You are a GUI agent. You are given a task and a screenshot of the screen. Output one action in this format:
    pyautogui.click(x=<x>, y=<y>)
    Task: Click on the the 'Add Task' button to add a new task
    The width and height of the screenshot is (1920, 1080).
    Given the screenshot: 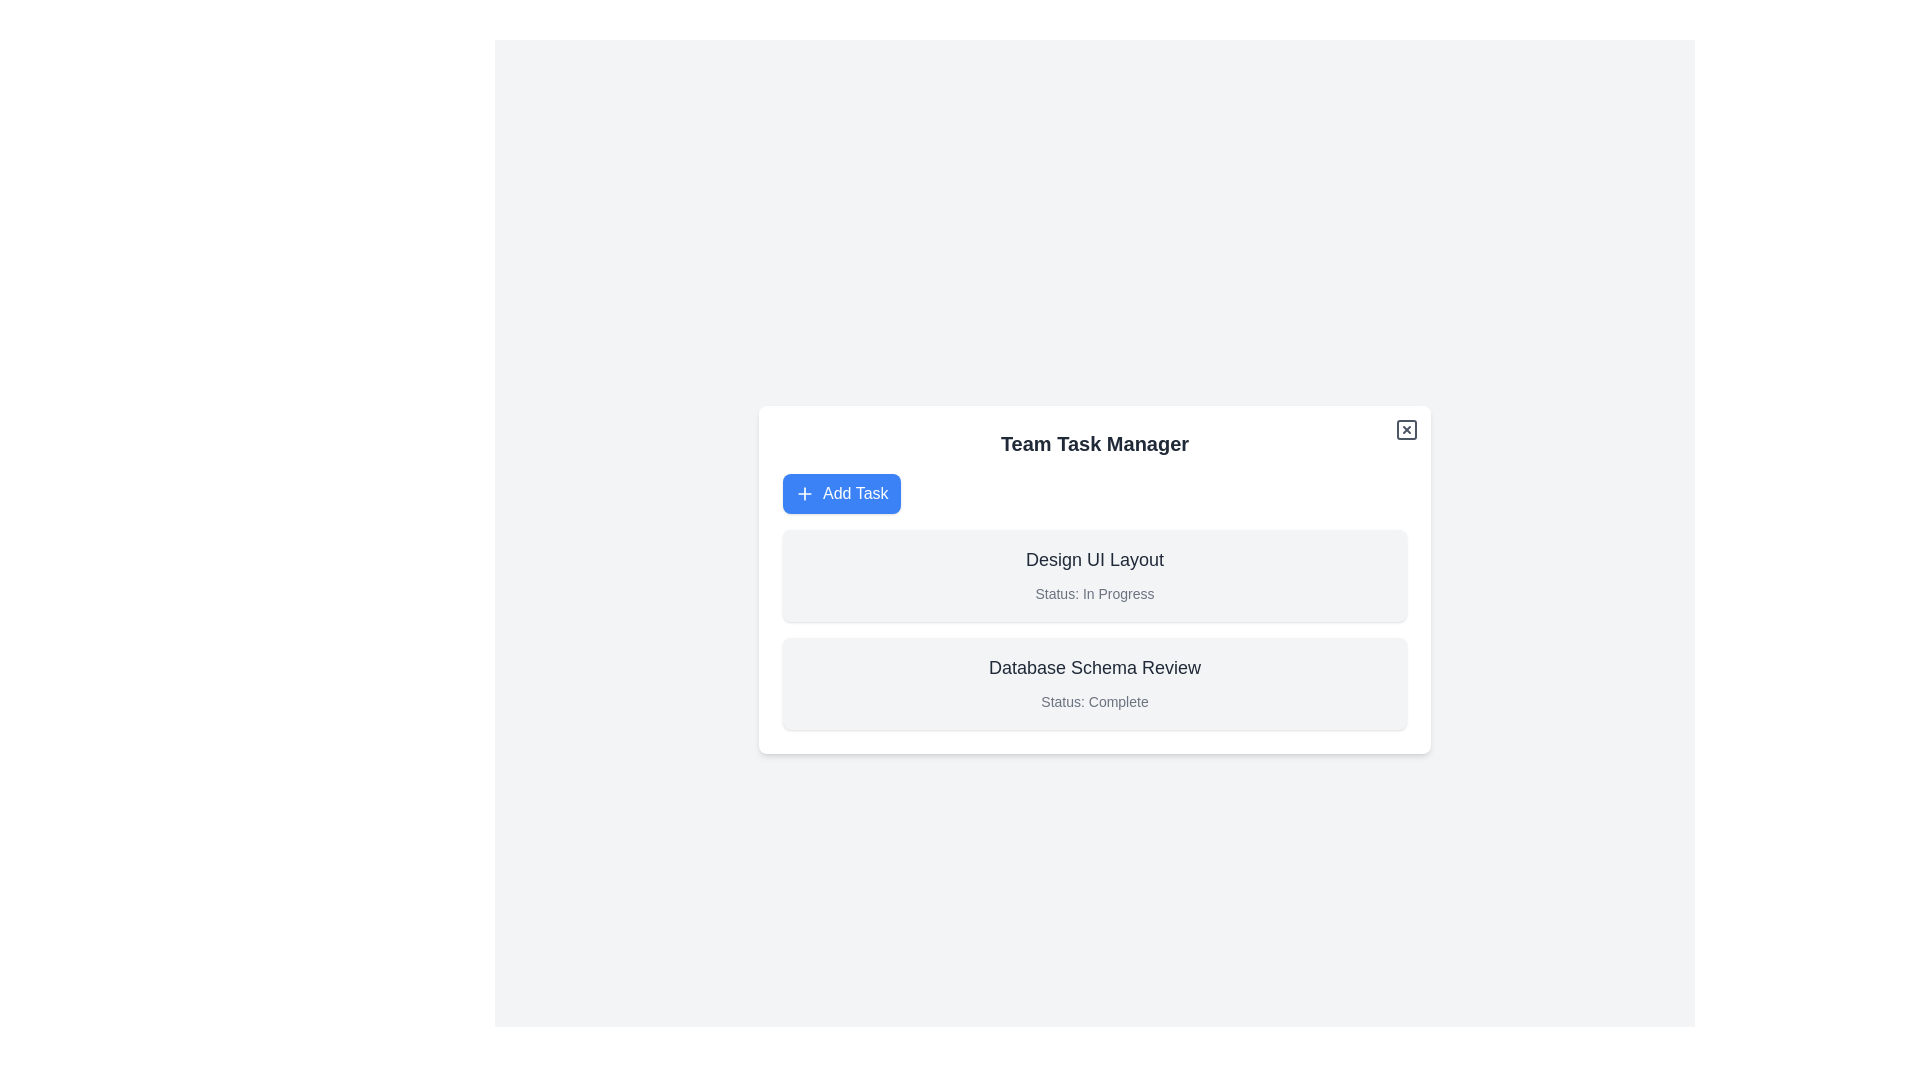 What is the action you would take?
    pyautogui.click(x=841, y=493)
    